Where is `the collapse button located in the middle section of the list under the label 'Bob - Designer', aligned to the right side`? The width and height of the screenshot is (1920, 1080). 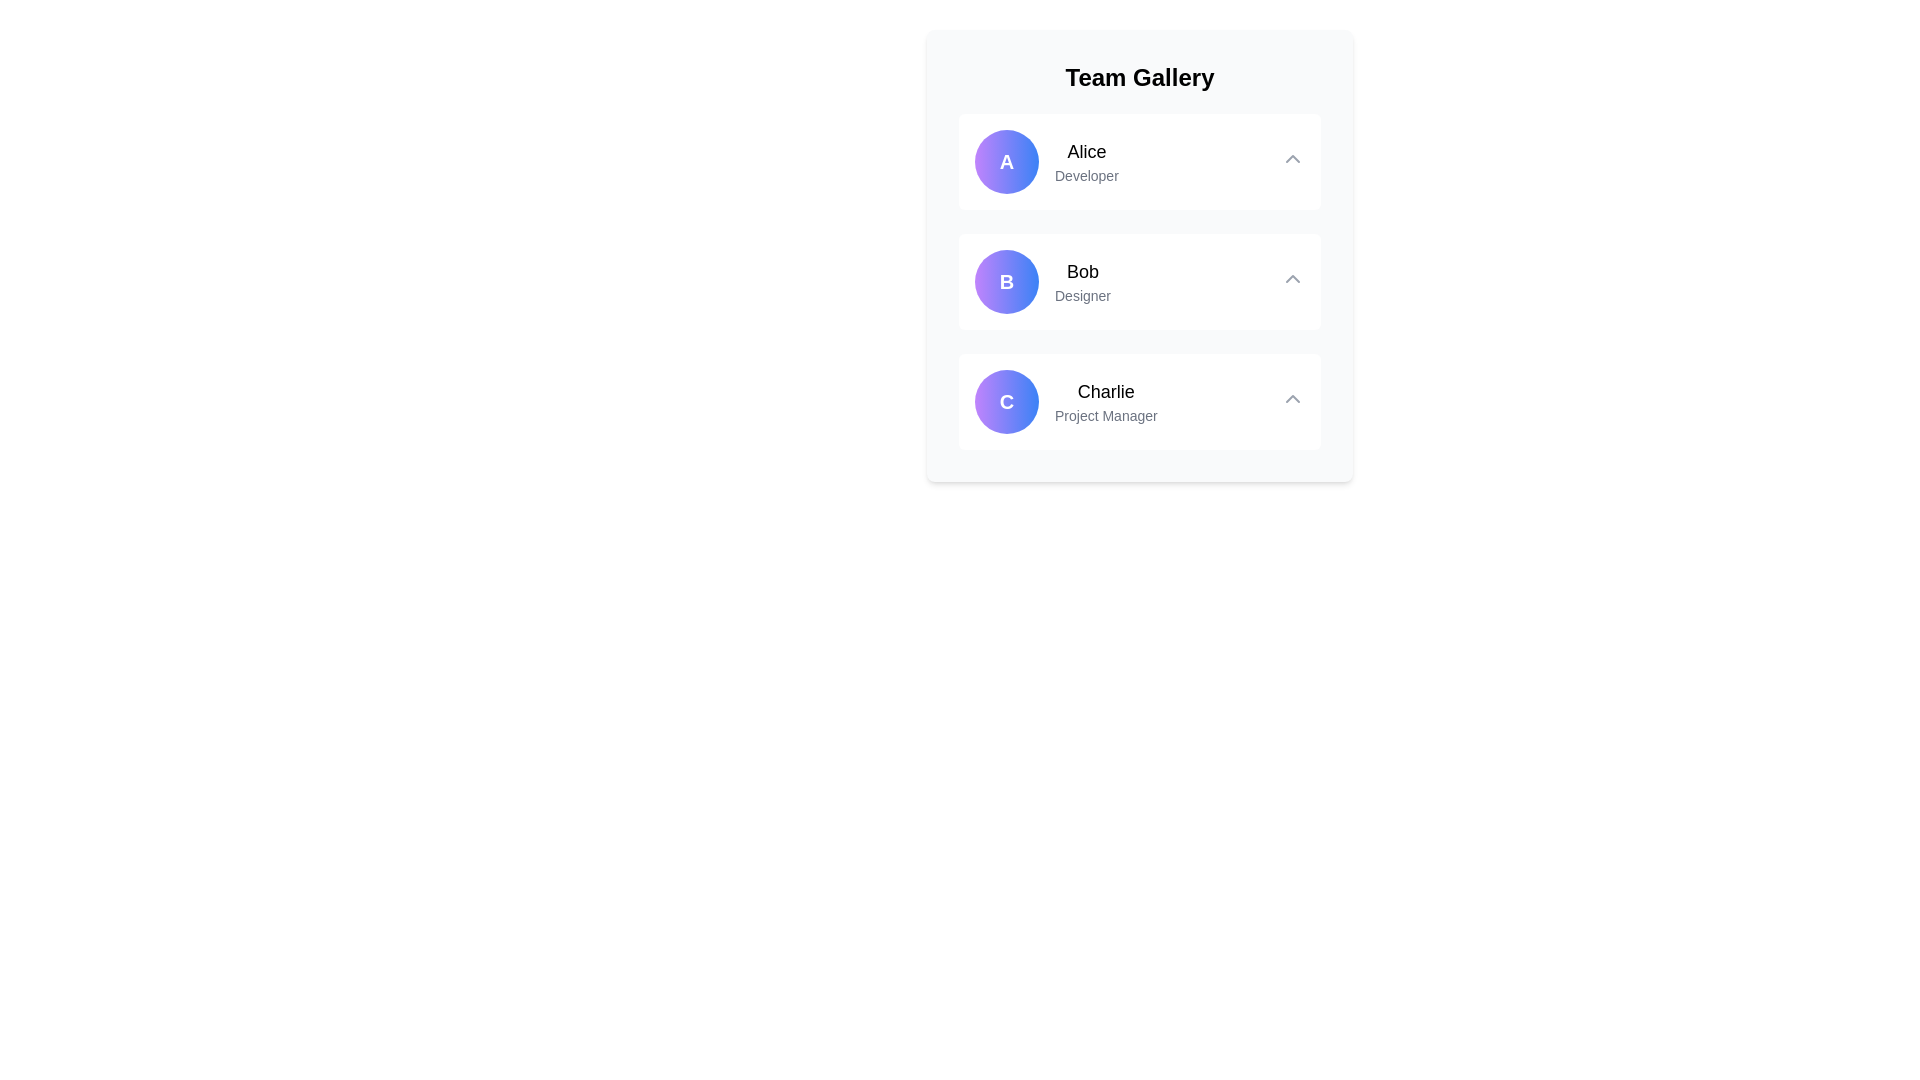
the collapse button located in the middle section of the list under the label 'Bob - Designer', aligned to the right side is located at coordinates (1292, 278).